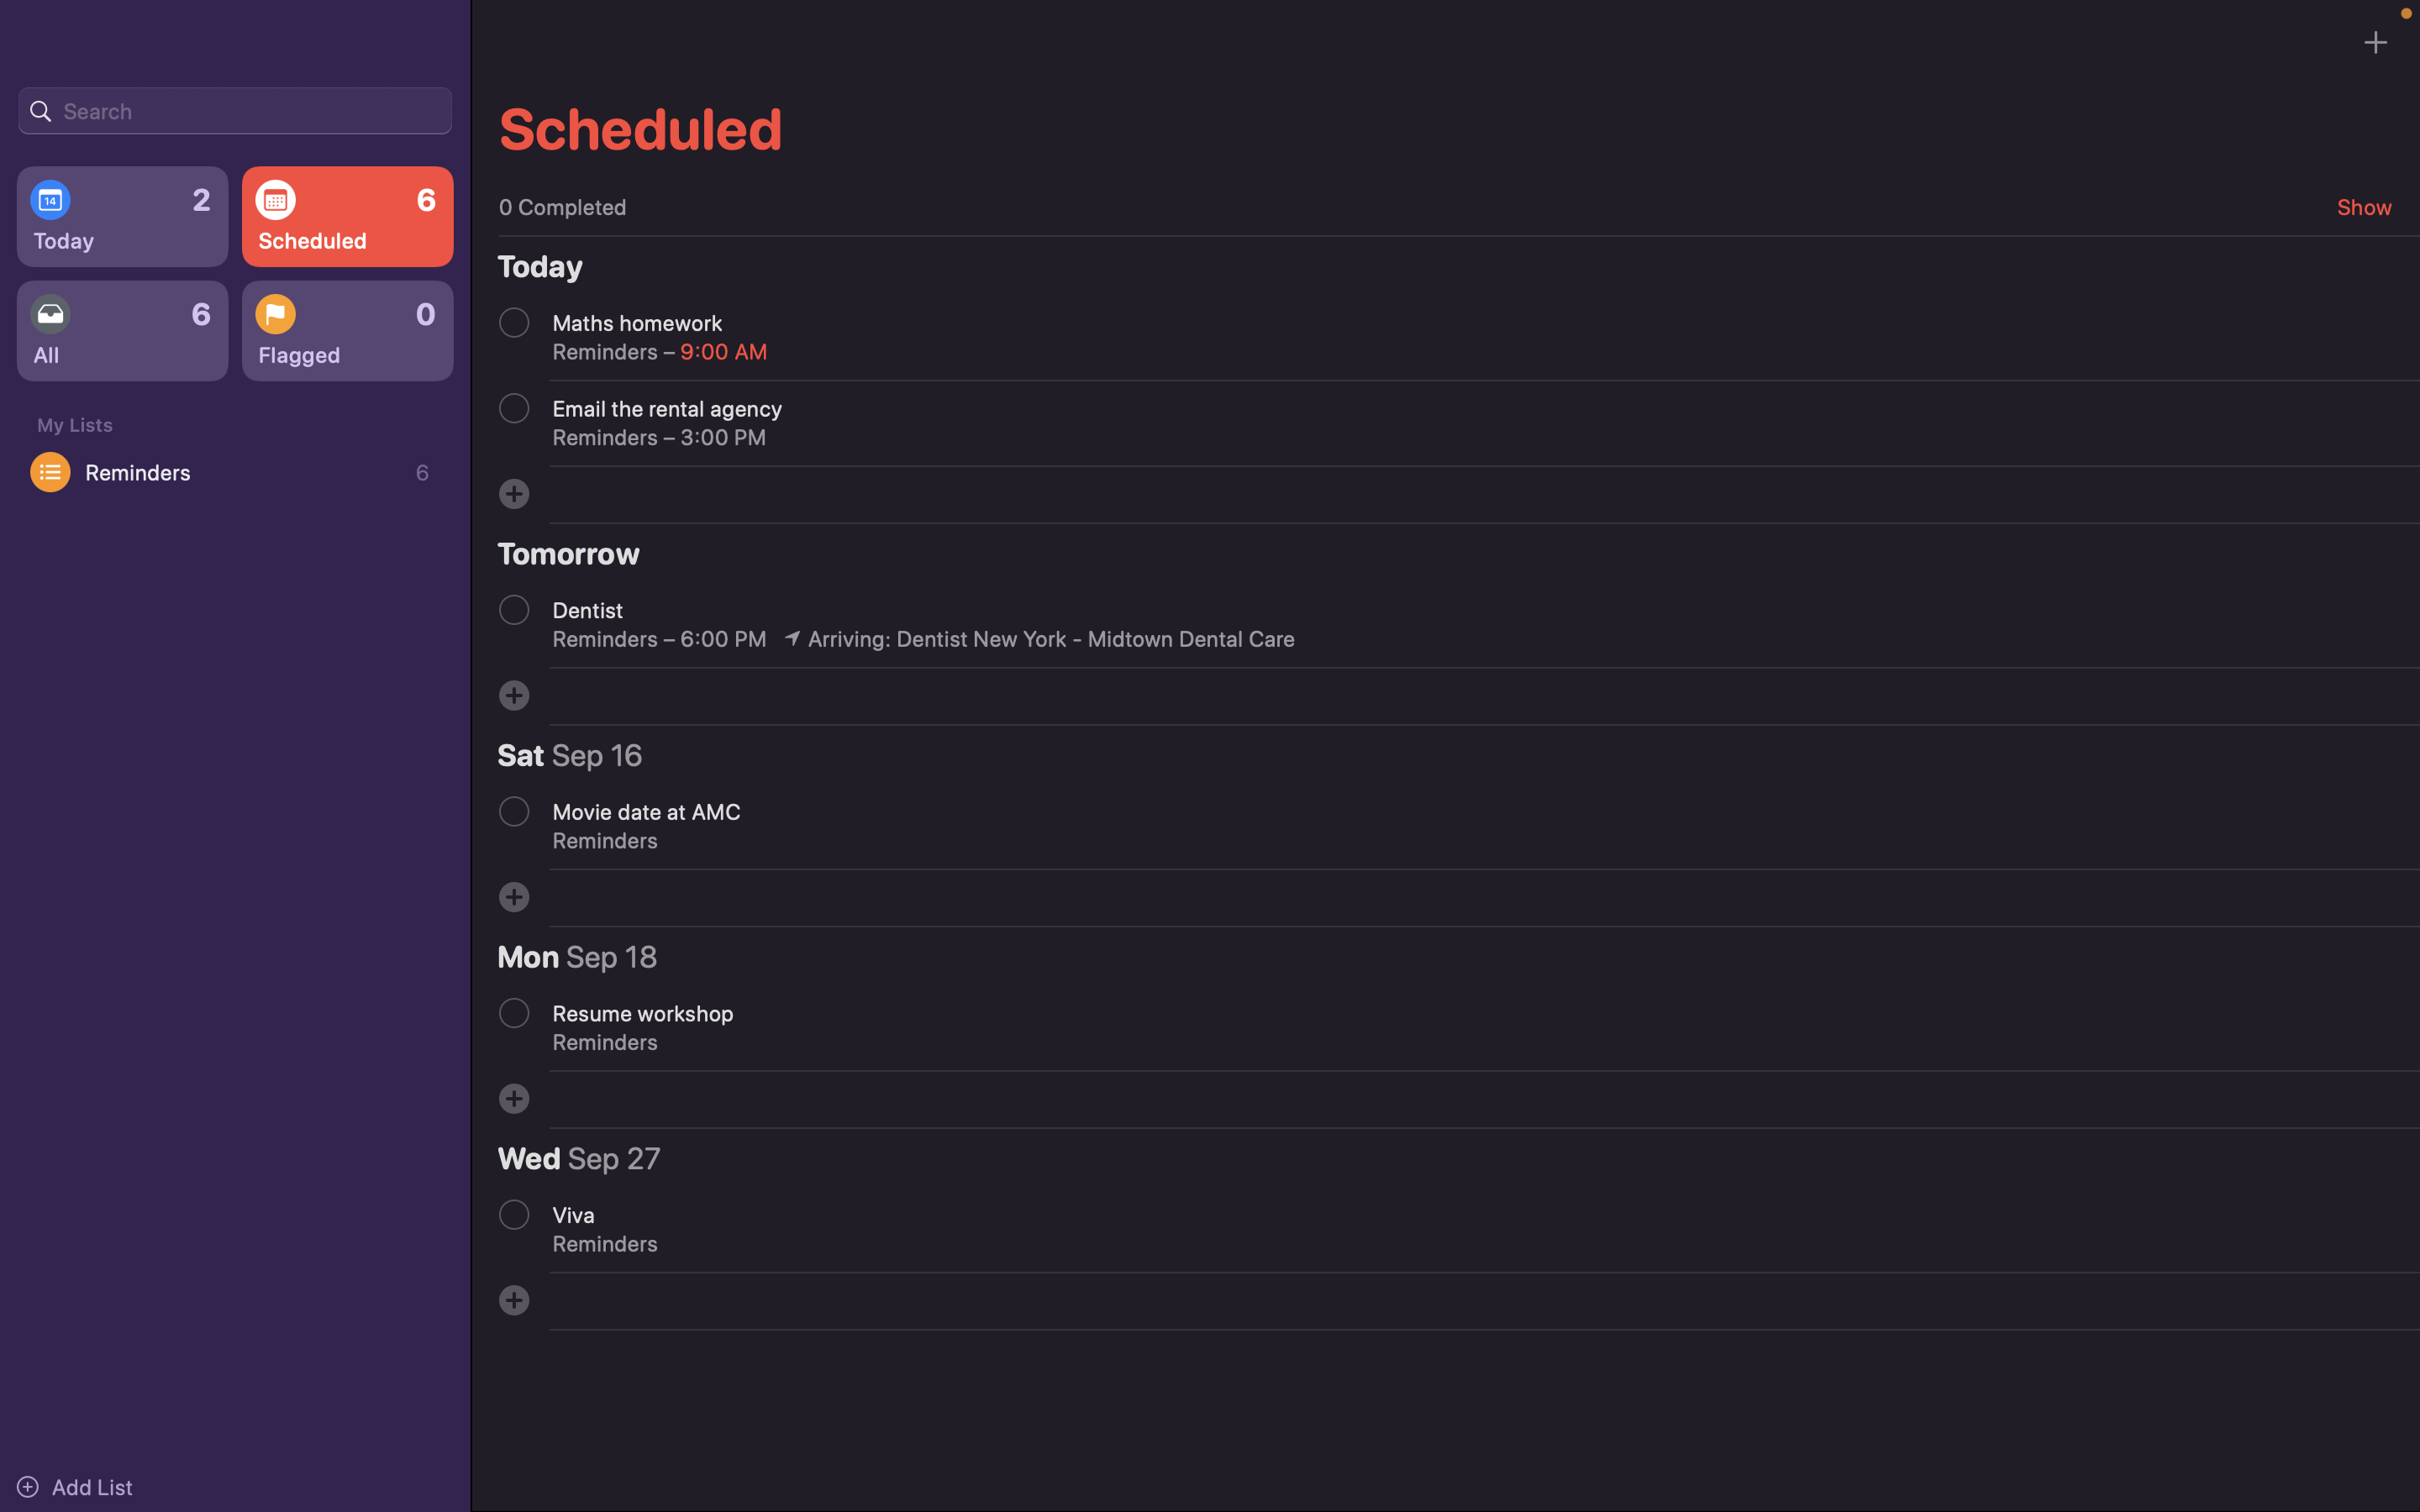 The height and width of the screenshot is (1512, 2420). Describe the element at coordinates (513, 492) in the screenshot. I see `Schedule a client meeting for the coming week` at that location.